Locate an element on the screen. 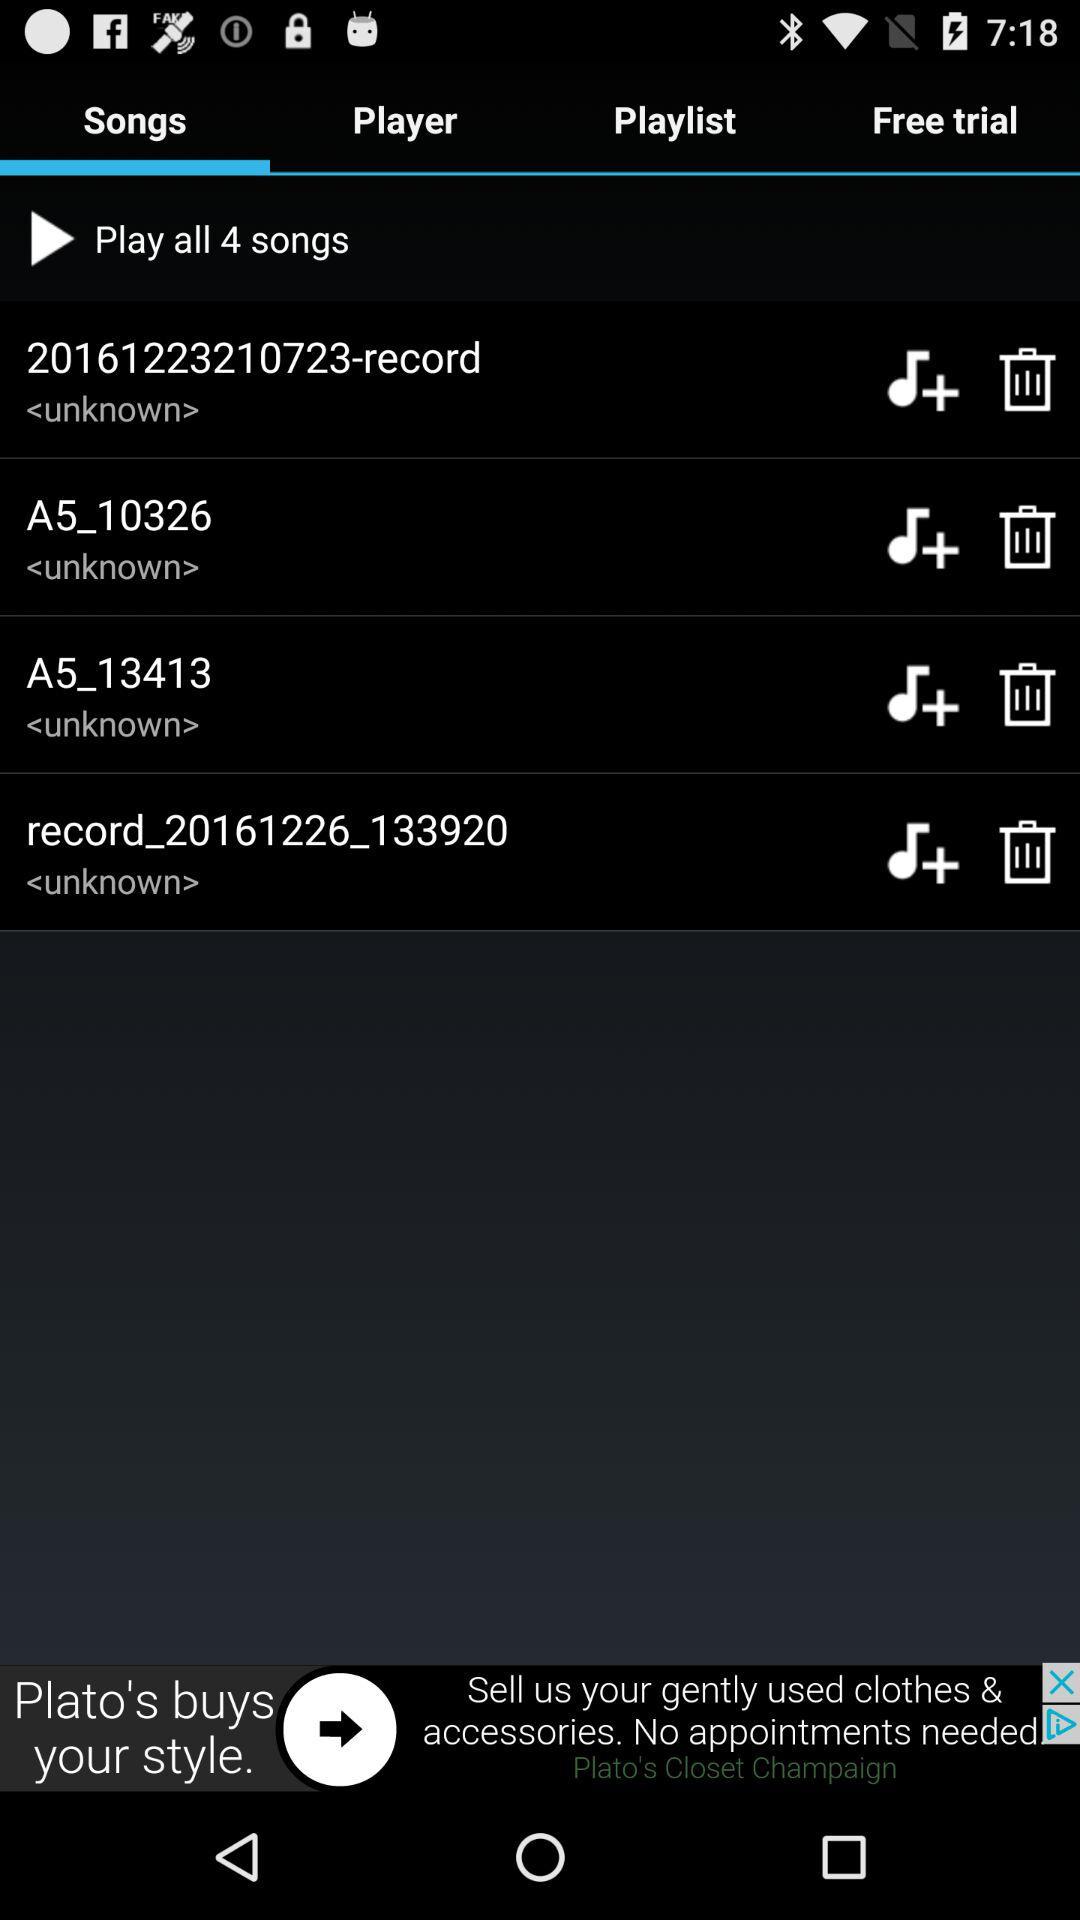 The image size is (1080, 1920). advertisement adding button is located at coordinates (540, 1727).